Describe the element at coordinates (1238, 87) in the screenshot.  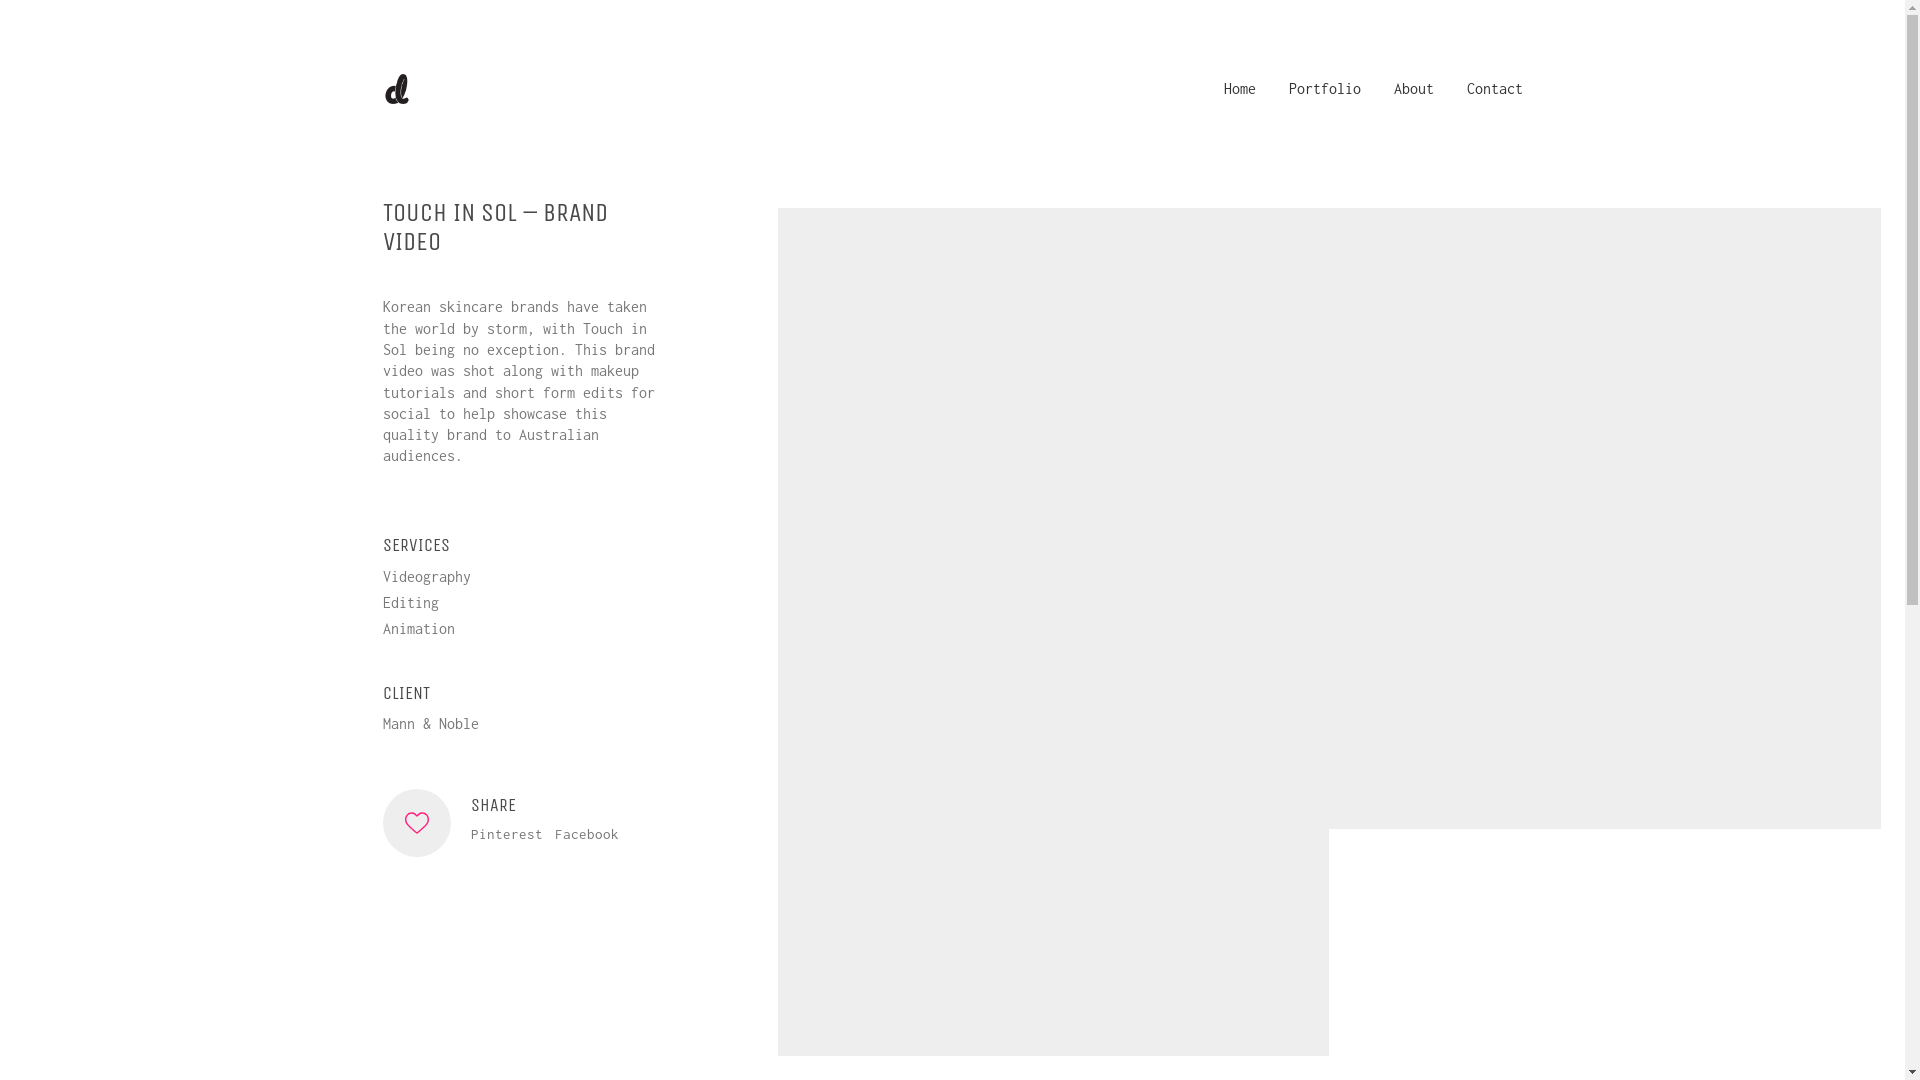
I see `'Home'` at that location.